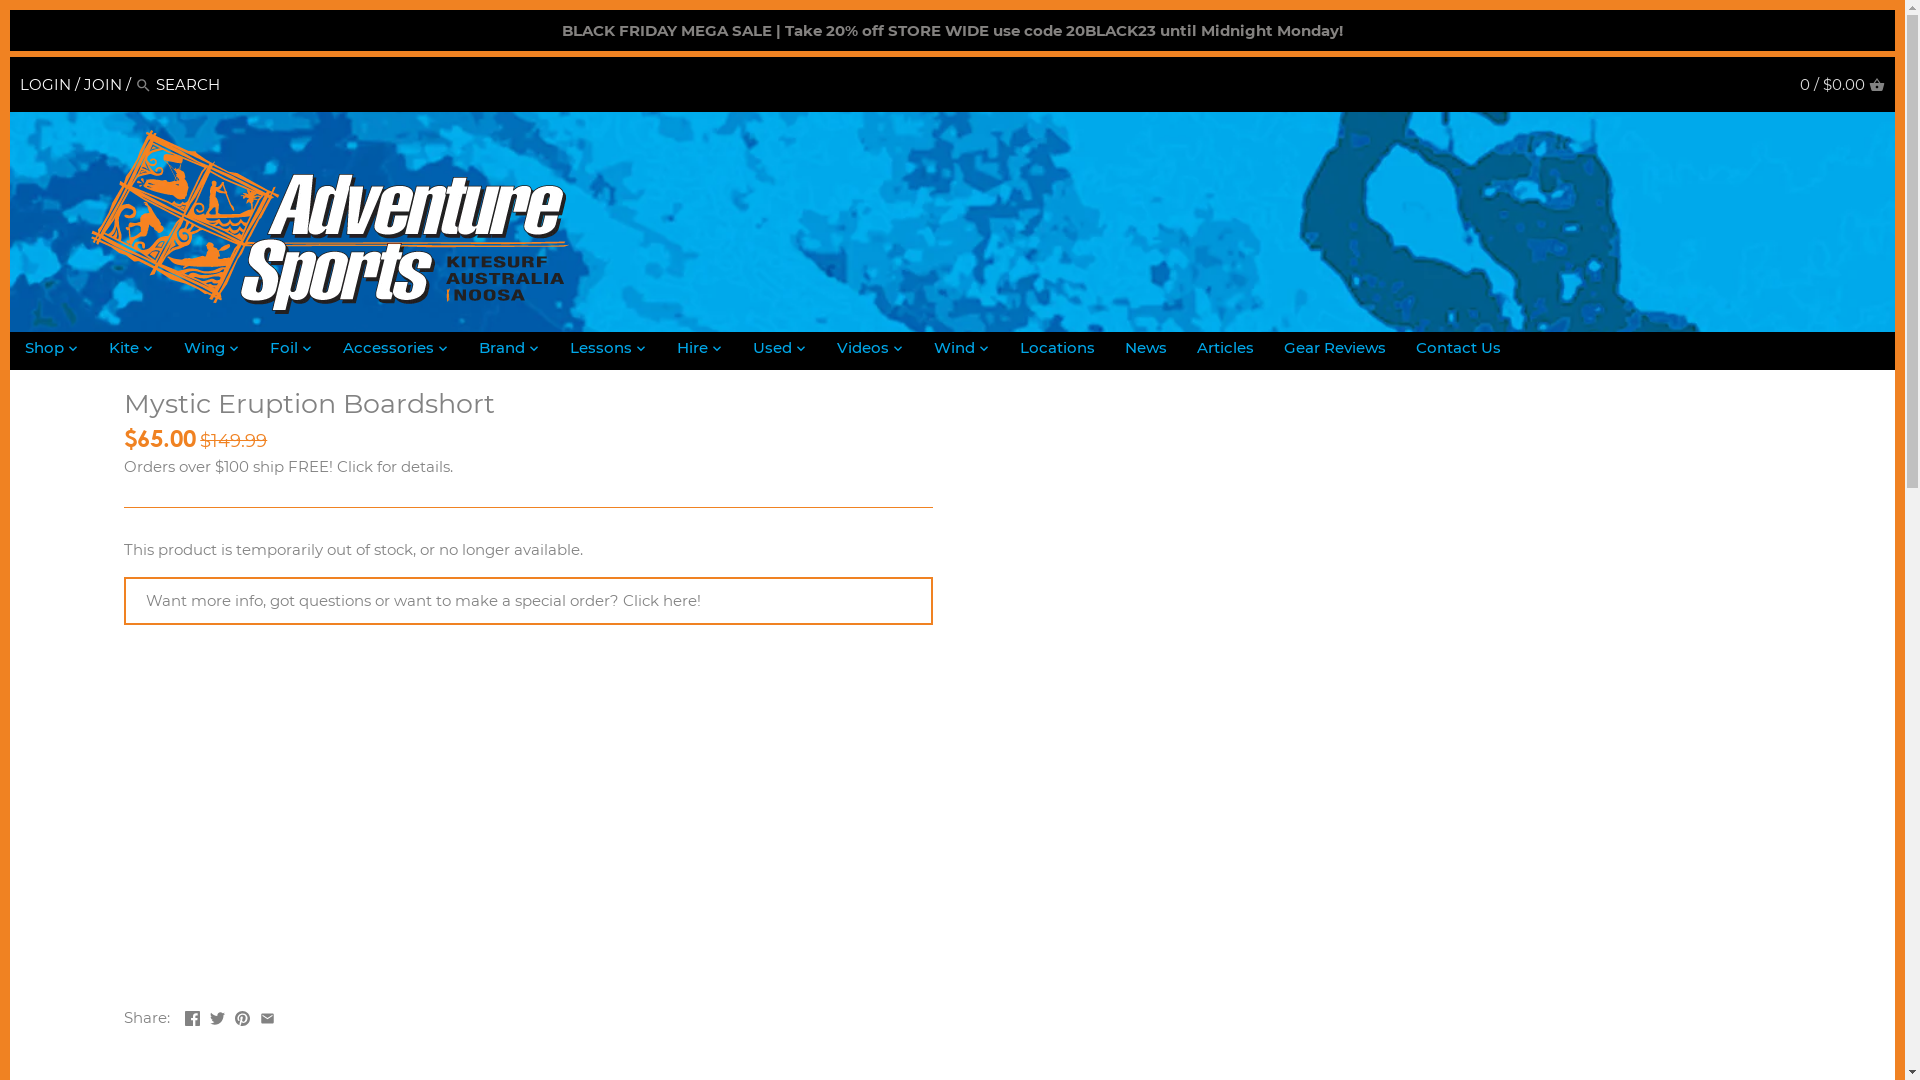 Image resolution: width=1920 pixels, height=1080 pixels. Describe the element at coordinates (204, 350) in the screenshot. I see `'Wing'` at that location.